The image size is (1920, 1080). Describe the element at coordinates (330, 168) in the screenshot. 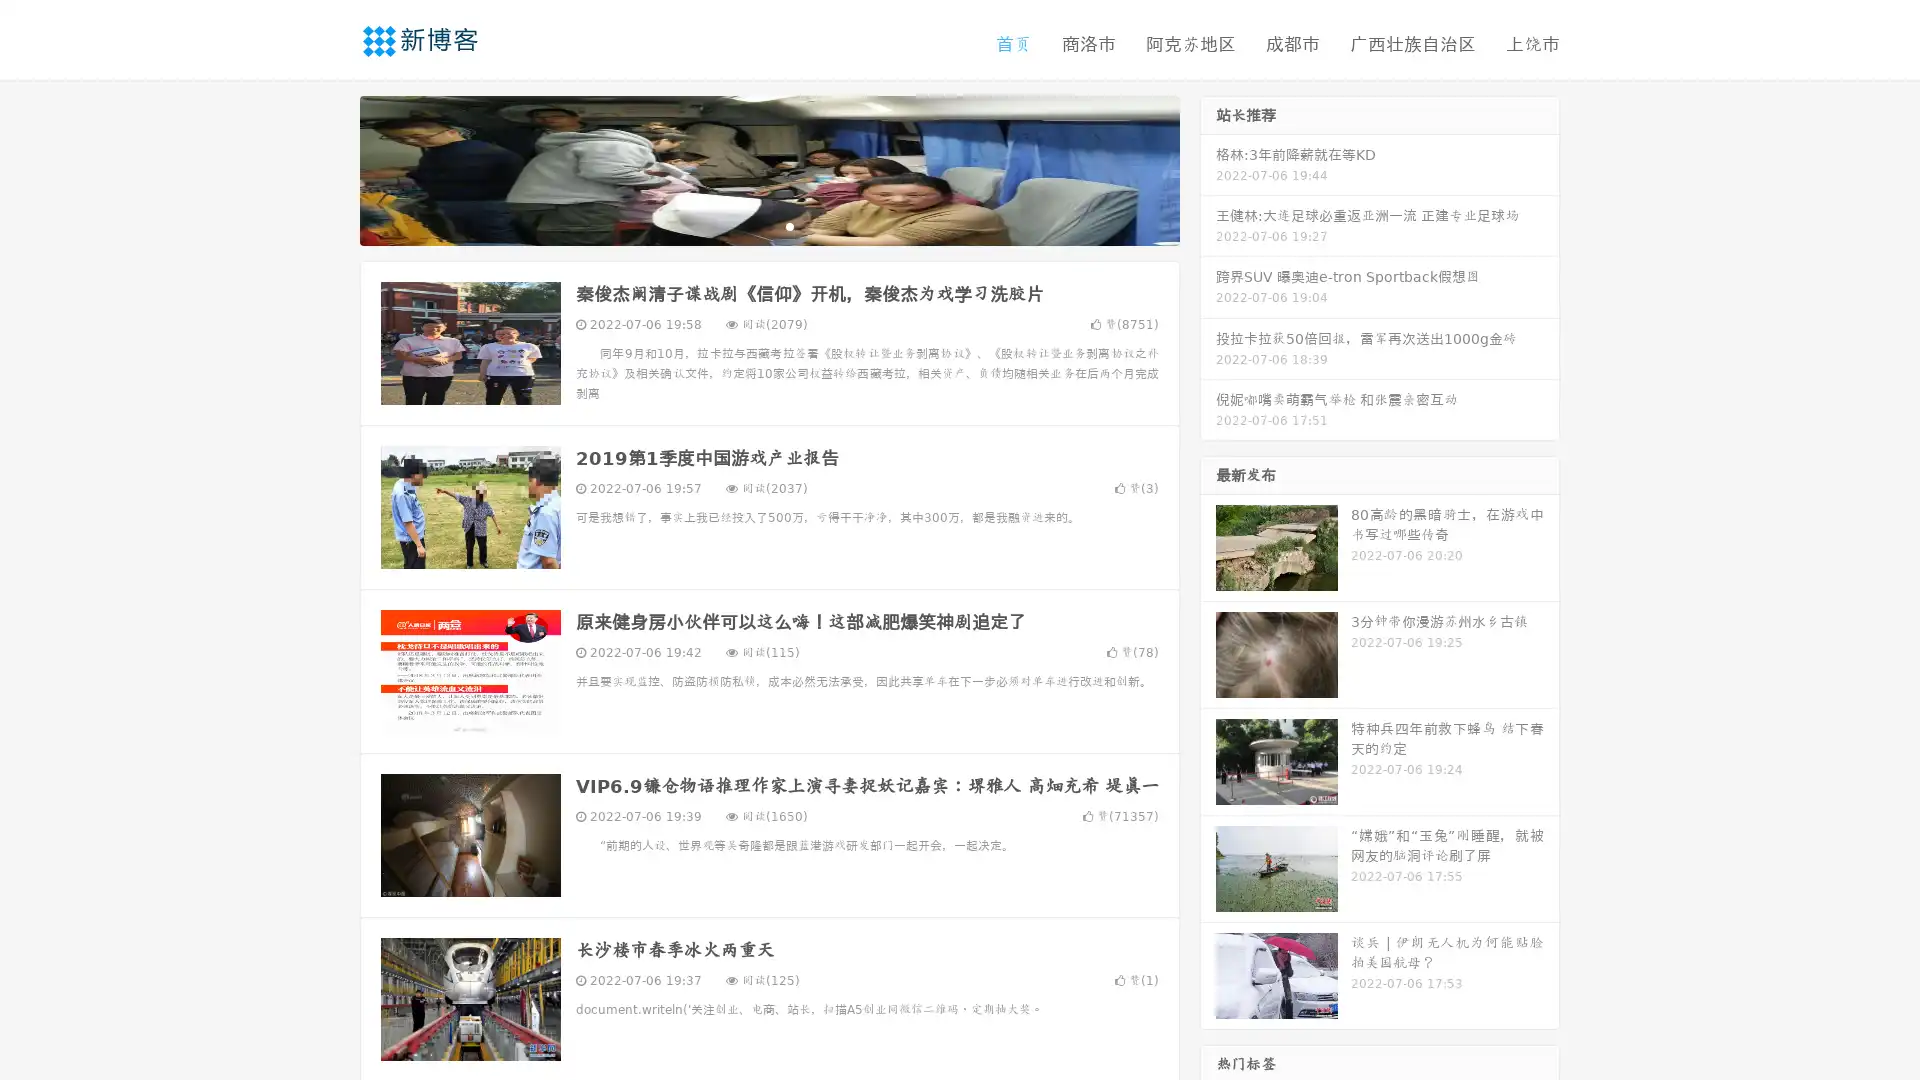

I see `Previous slide` at that location.